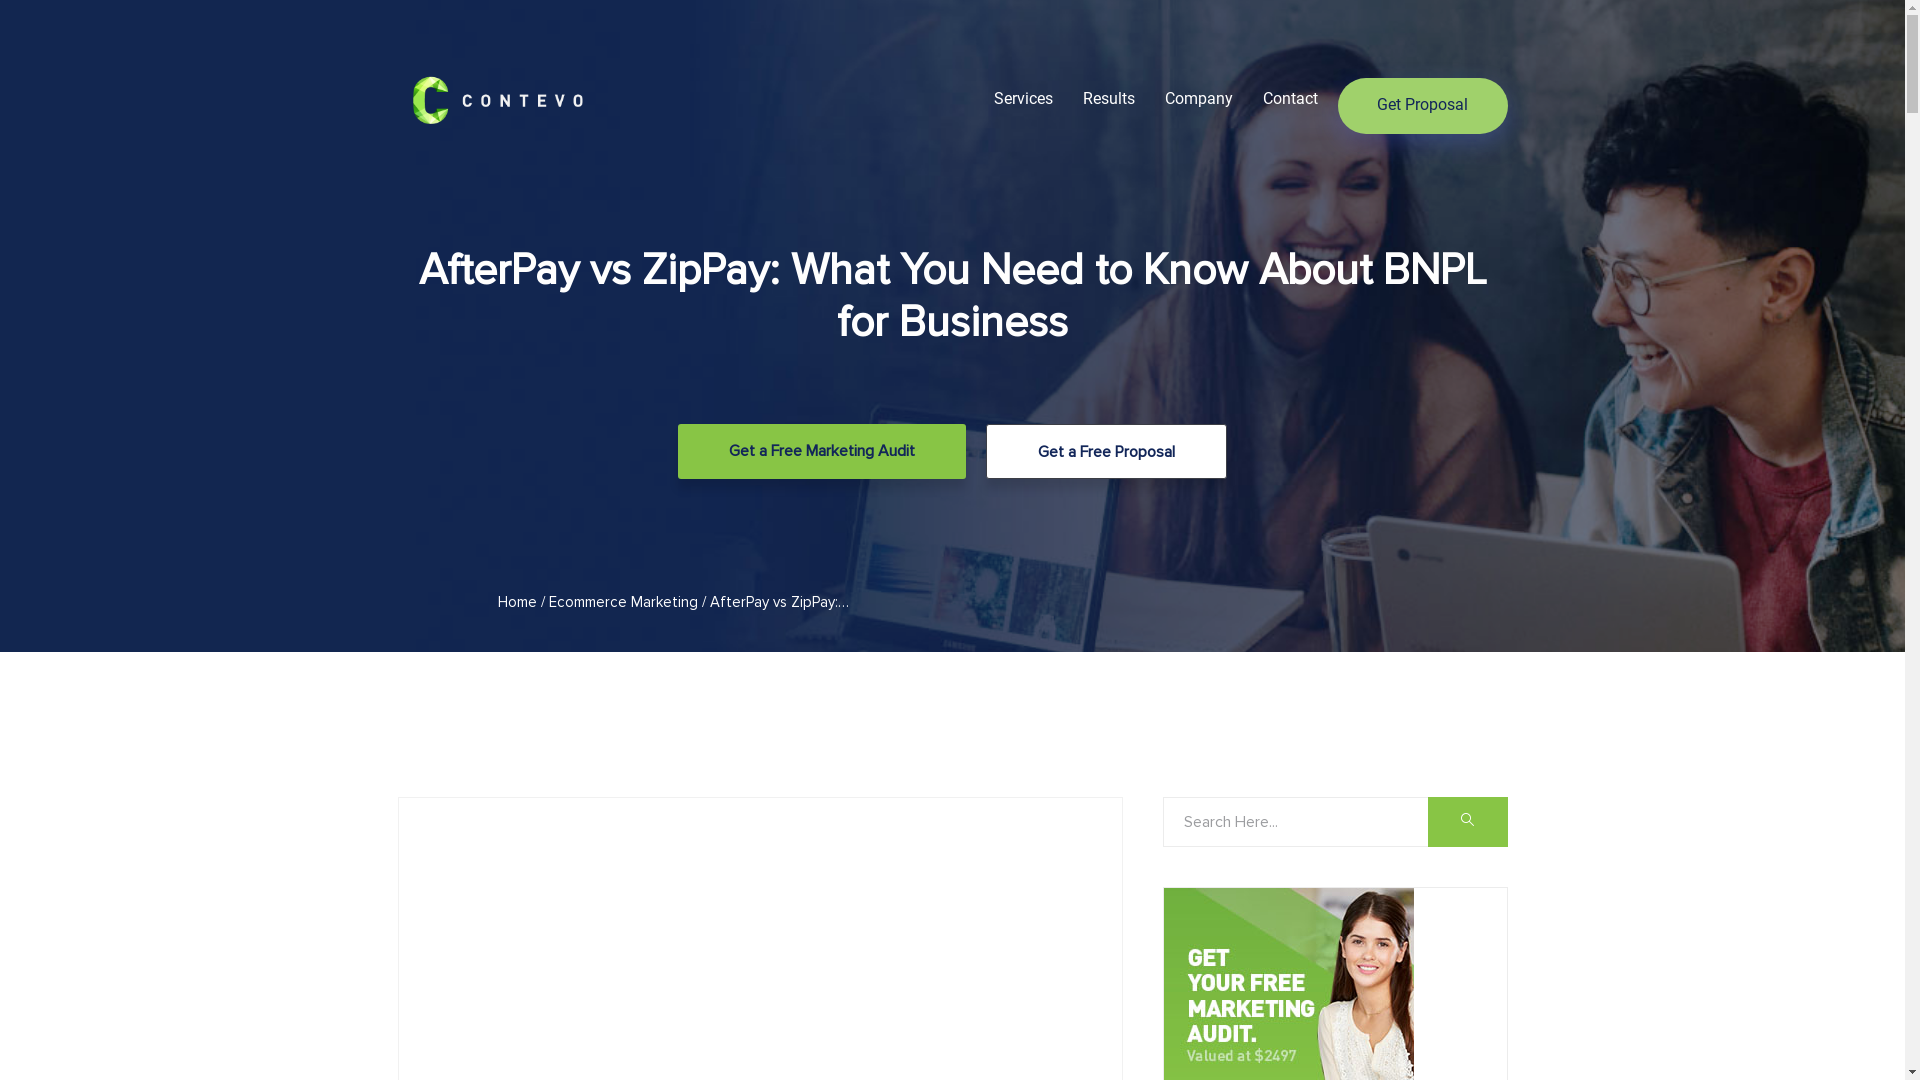 The image size is (1920, 1080). I want to click on 'Services', so click(1023, 98).